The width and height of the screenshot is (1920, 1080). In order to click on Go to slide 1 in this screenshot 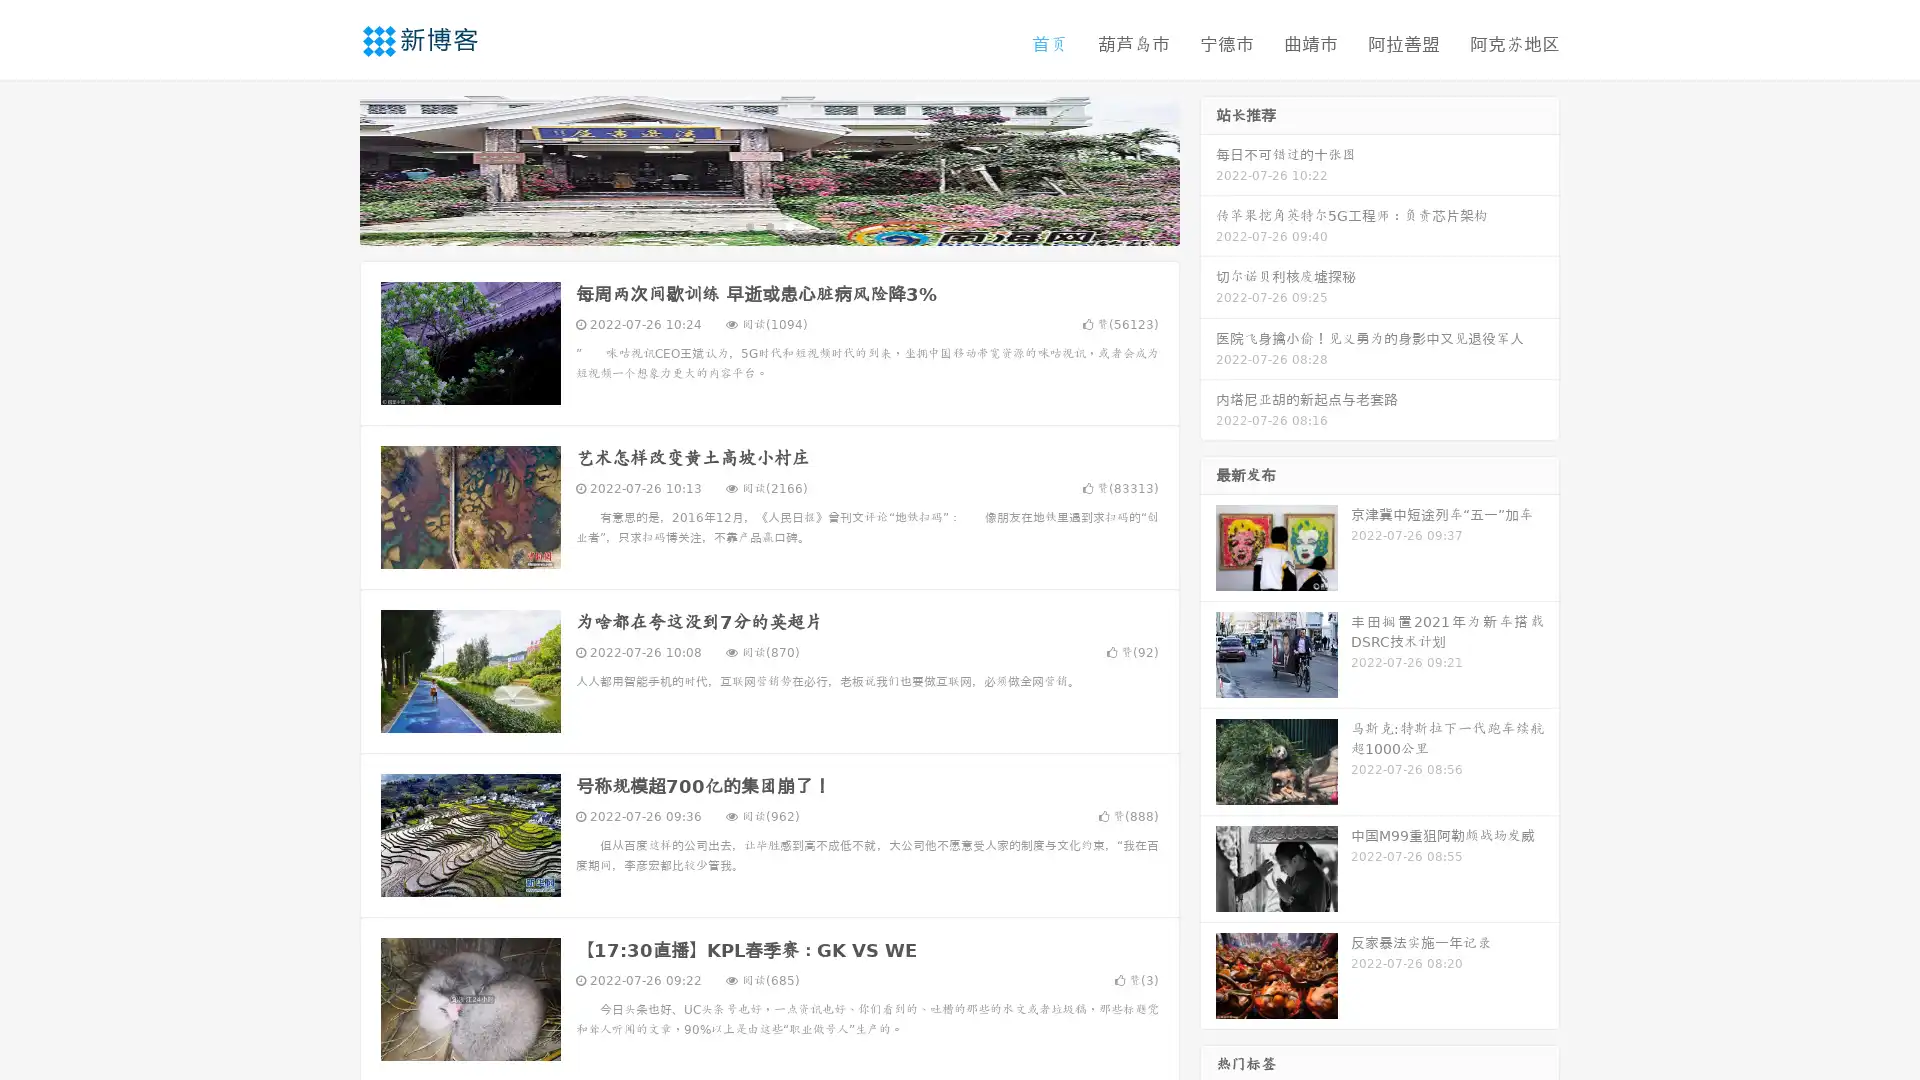, I will do `click(748, 225)`.